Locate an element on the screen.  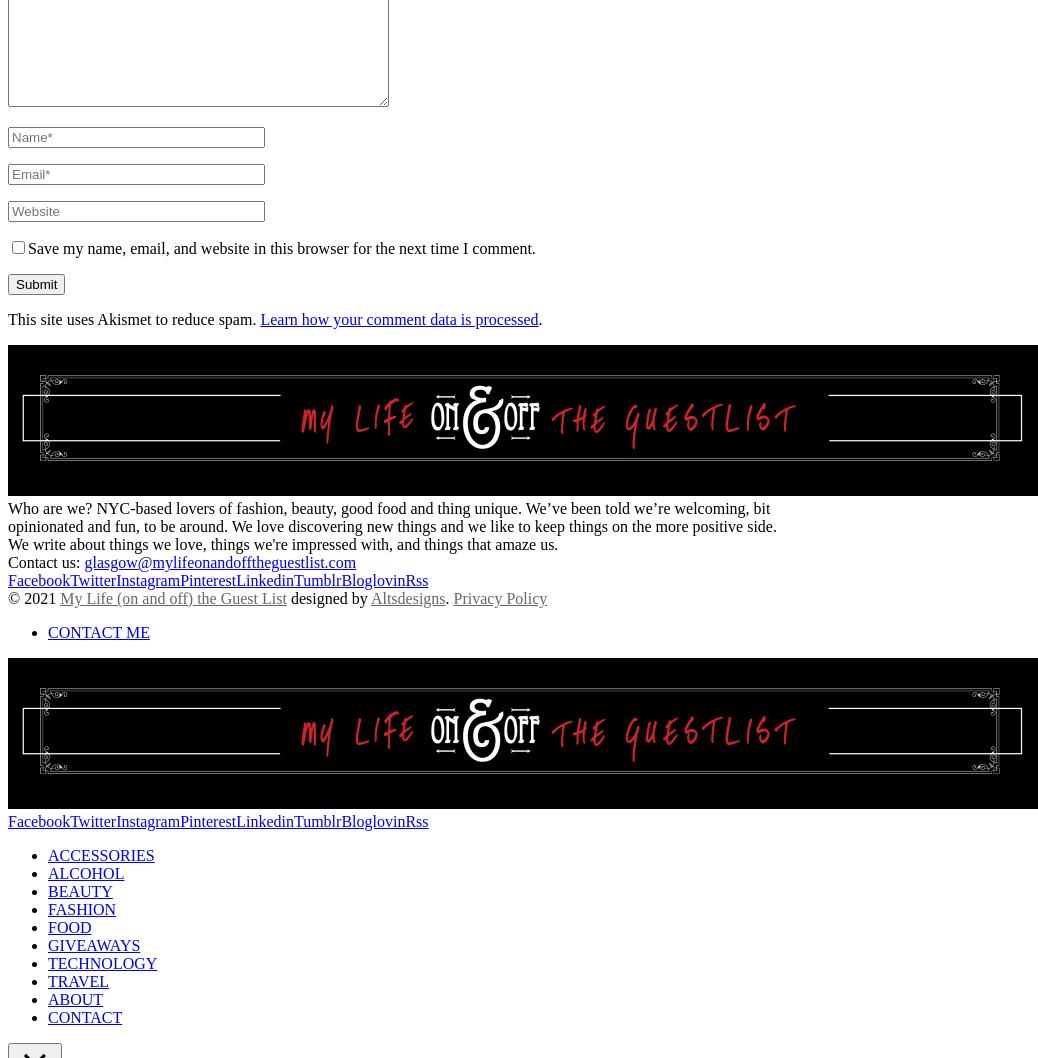
'CONTACT ME' is located at coordinates (46, 630).